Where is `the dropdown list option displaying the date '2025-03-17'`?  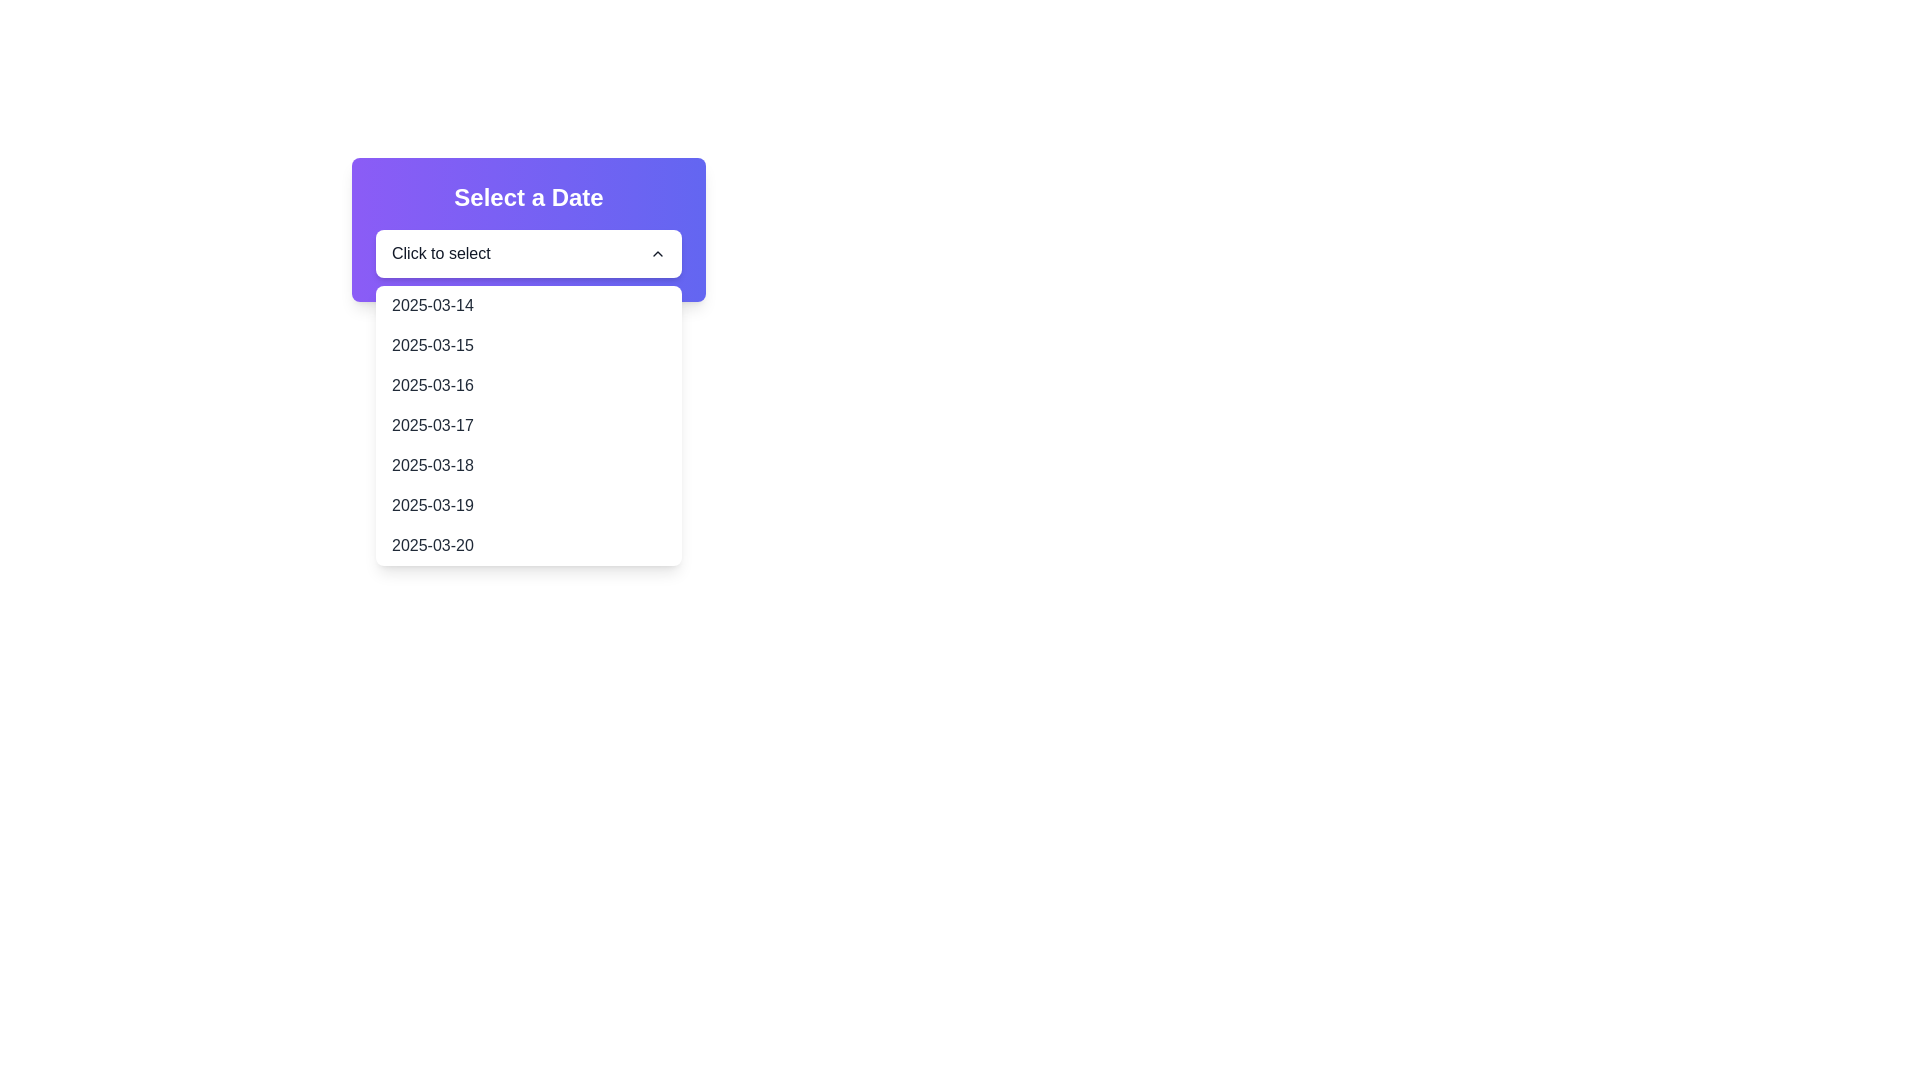 the dropdown list option displaying the date '2025-03-17' is located at coordinates (431, 424).